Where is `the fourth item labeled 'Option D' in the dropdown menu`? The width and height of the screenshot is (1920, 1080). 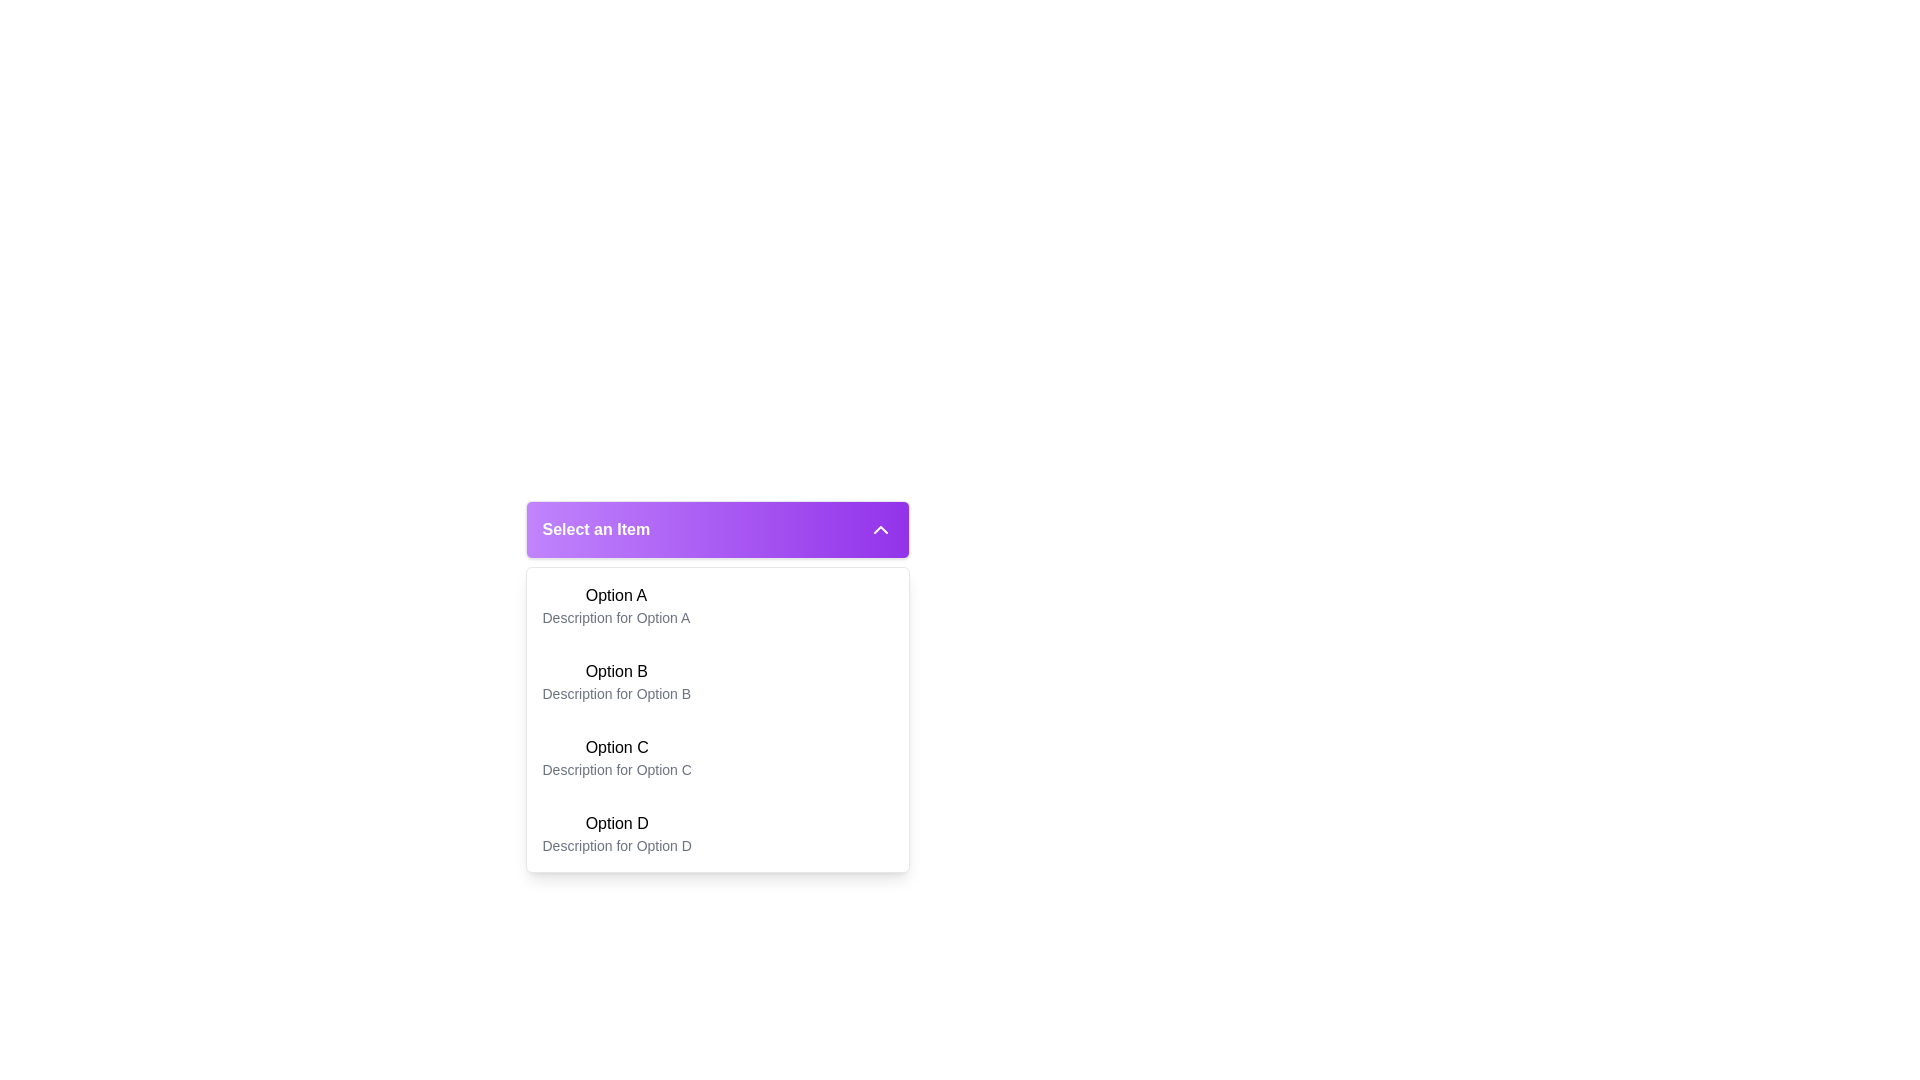 the fourth item labeled 'Option D' in the dropdown menu is located at coordinates (717, 833).